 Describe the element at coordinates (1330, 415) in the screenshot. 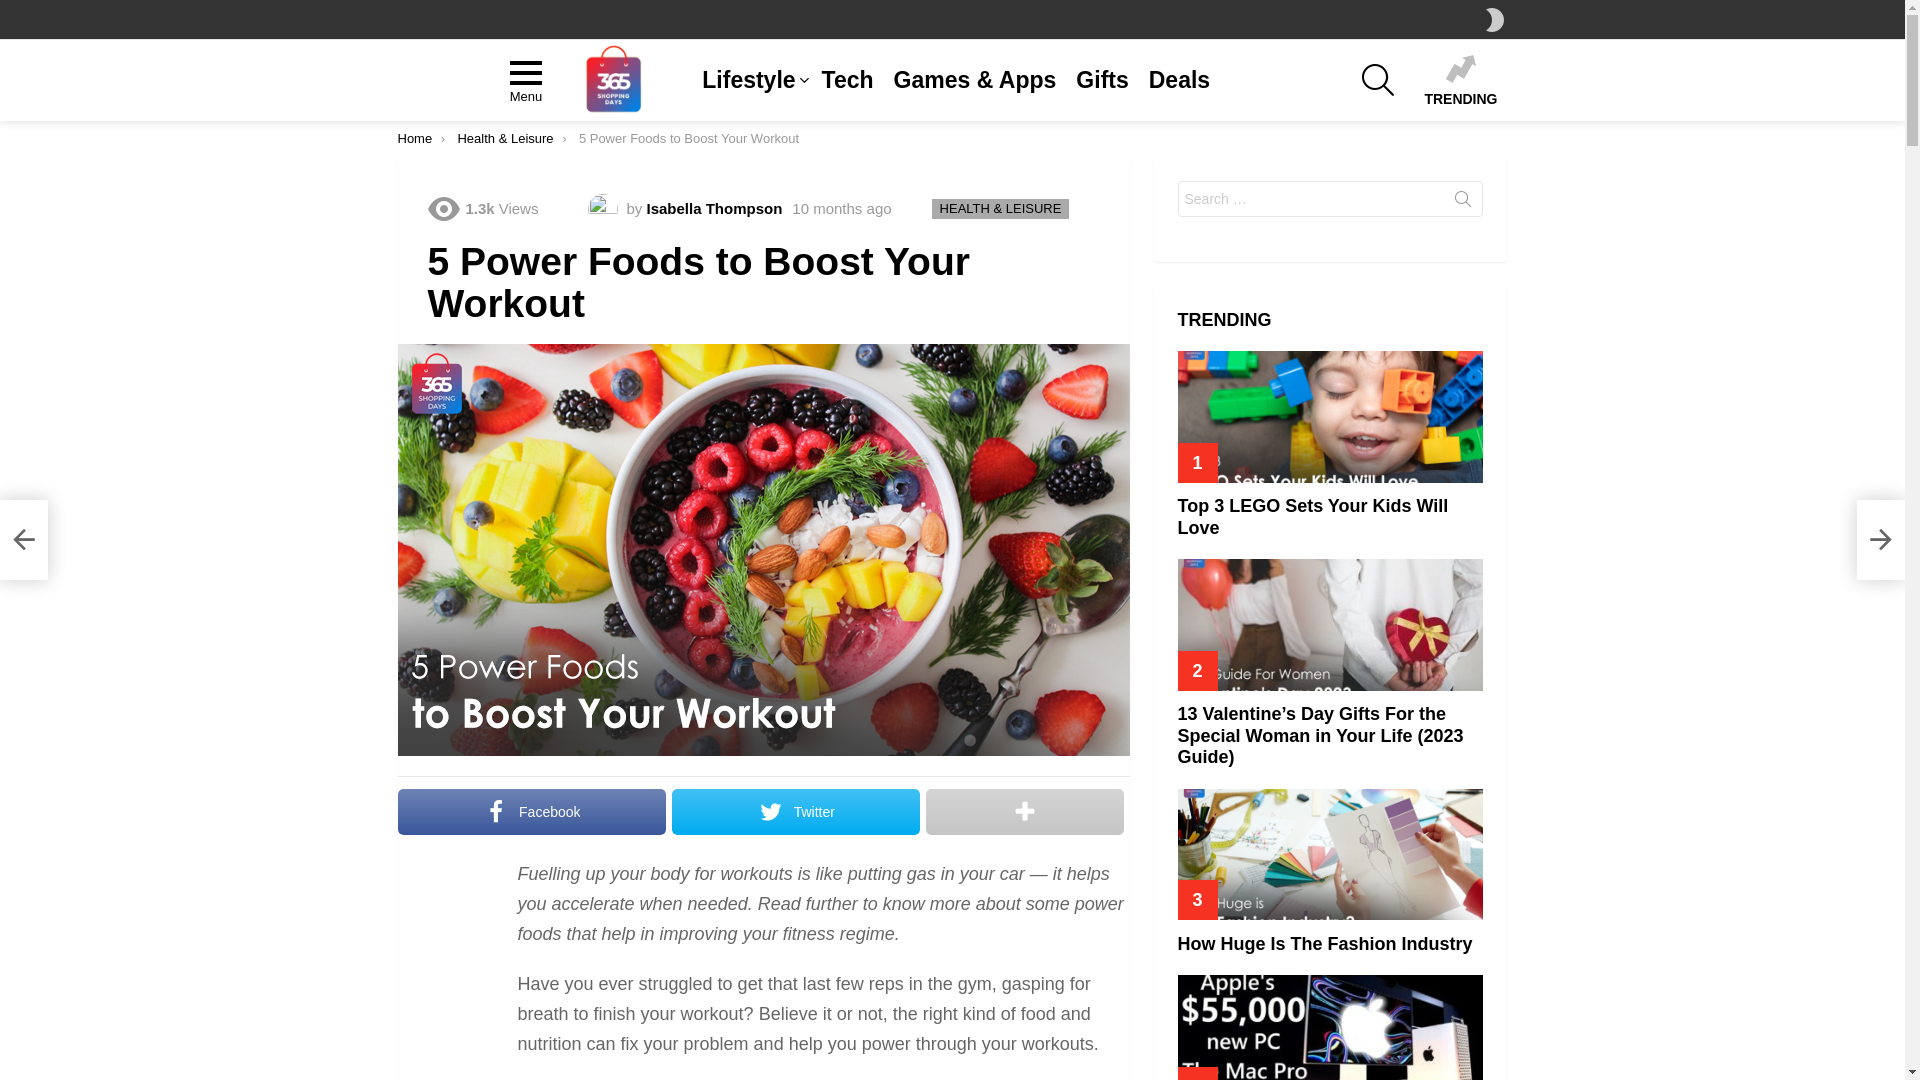

I see `'Top 3 LEGO Sets Your Kids Will Love'` at that location.